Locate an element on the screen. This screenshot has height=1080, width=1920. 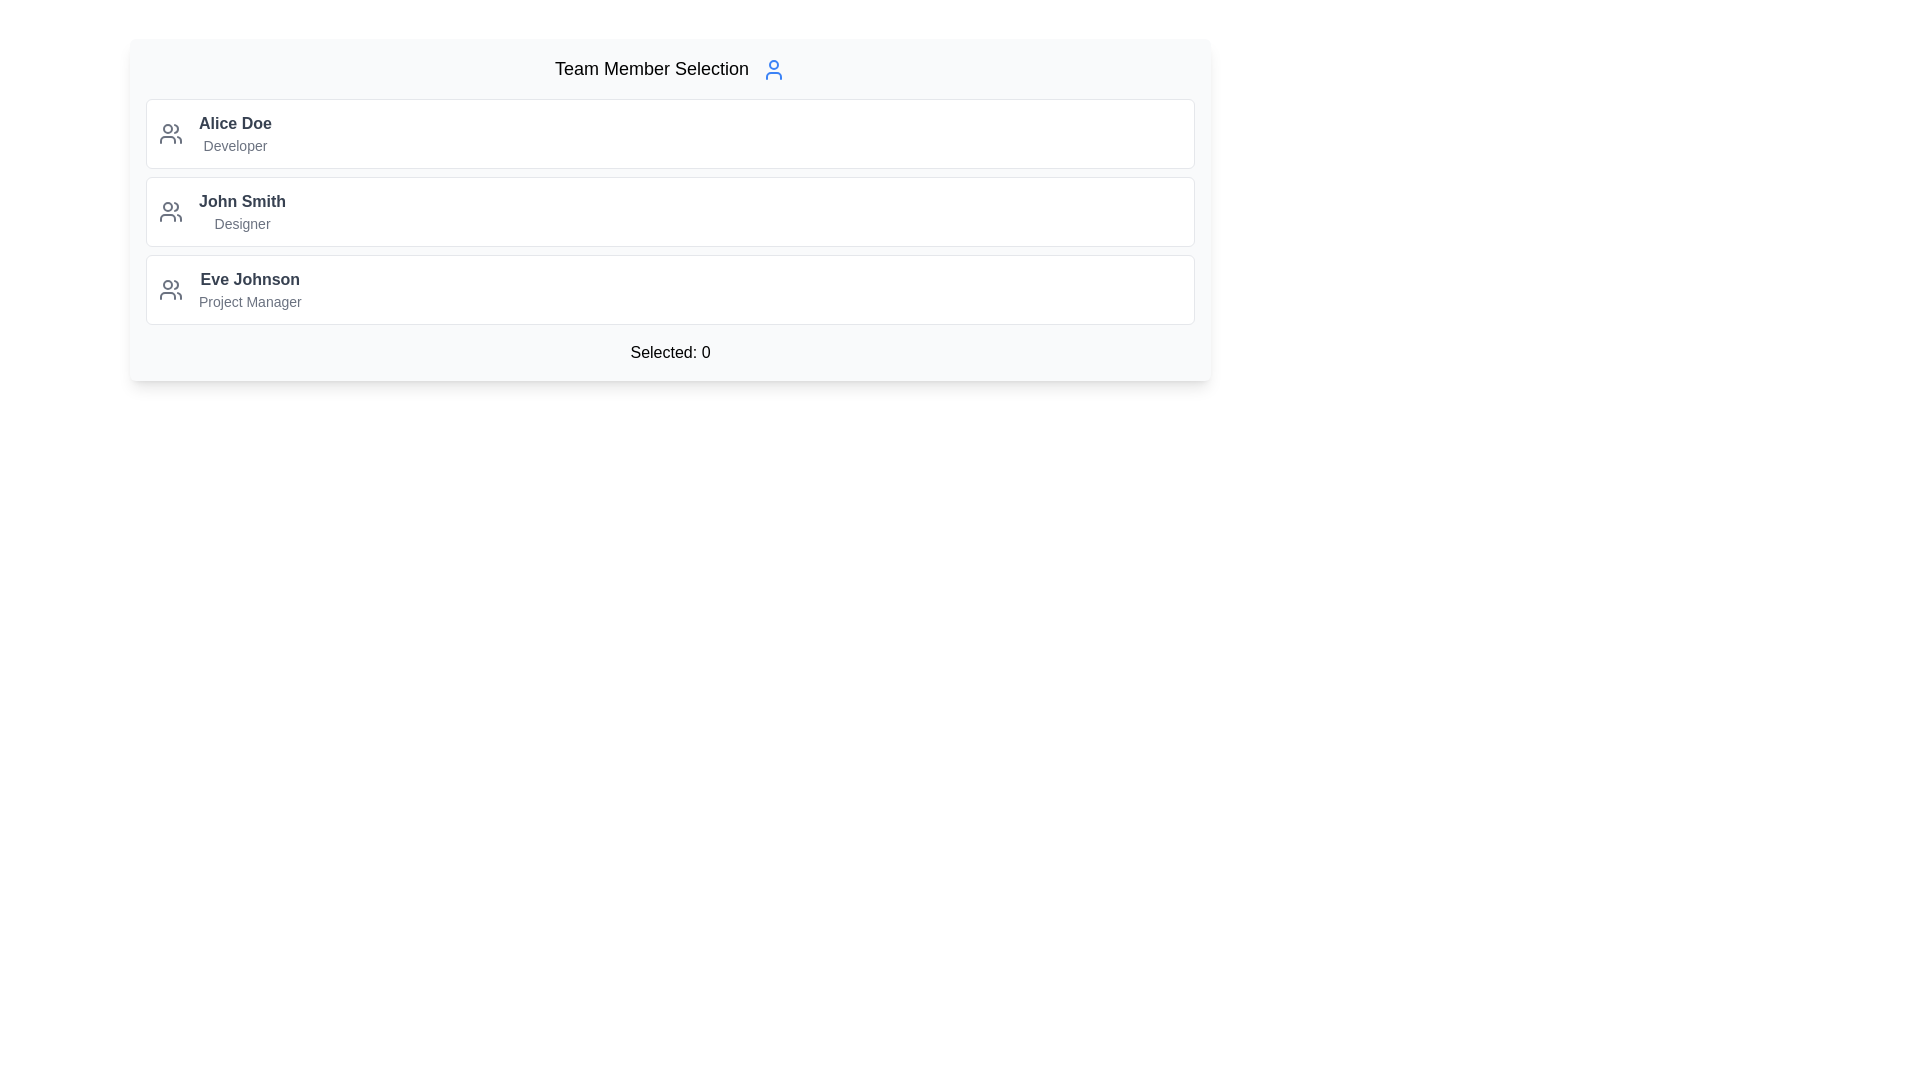
identification and role information for the user named Alice Doe, located in the text block at the top of the user cards list, next to the user icon is located at coordinates (235, 134).